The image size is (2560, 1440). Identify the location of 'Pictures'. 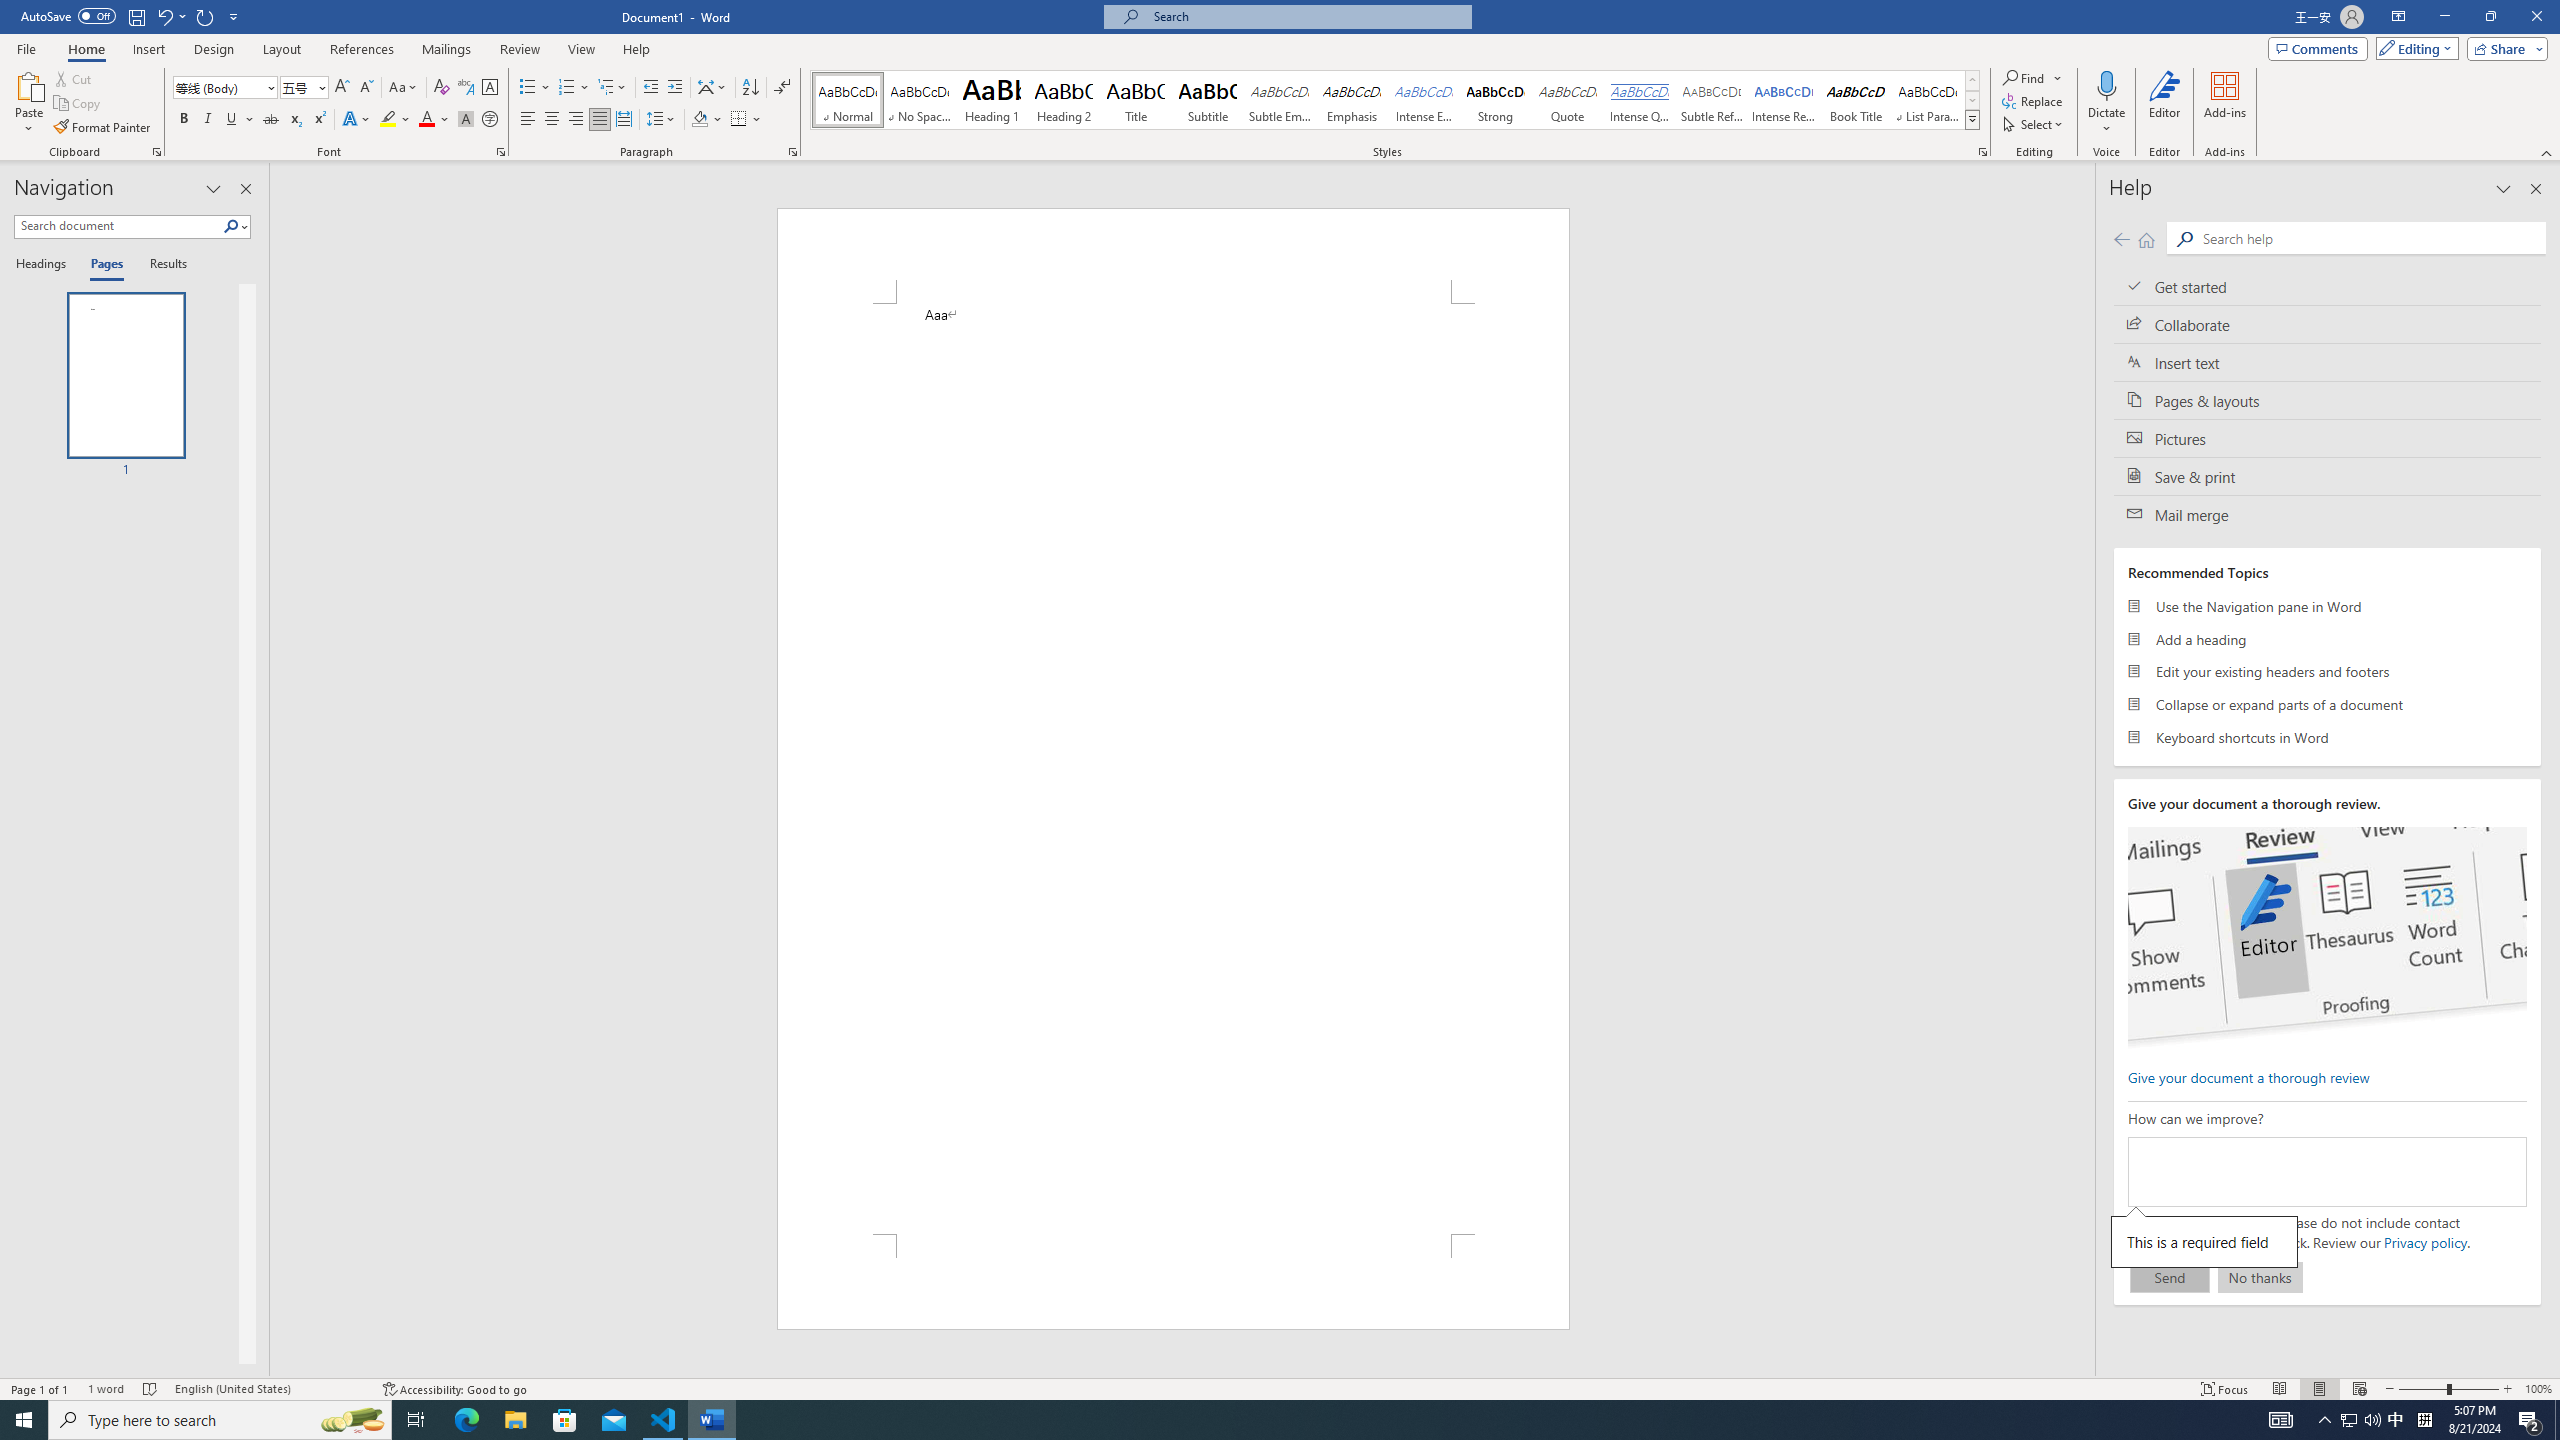
(2327, 438).